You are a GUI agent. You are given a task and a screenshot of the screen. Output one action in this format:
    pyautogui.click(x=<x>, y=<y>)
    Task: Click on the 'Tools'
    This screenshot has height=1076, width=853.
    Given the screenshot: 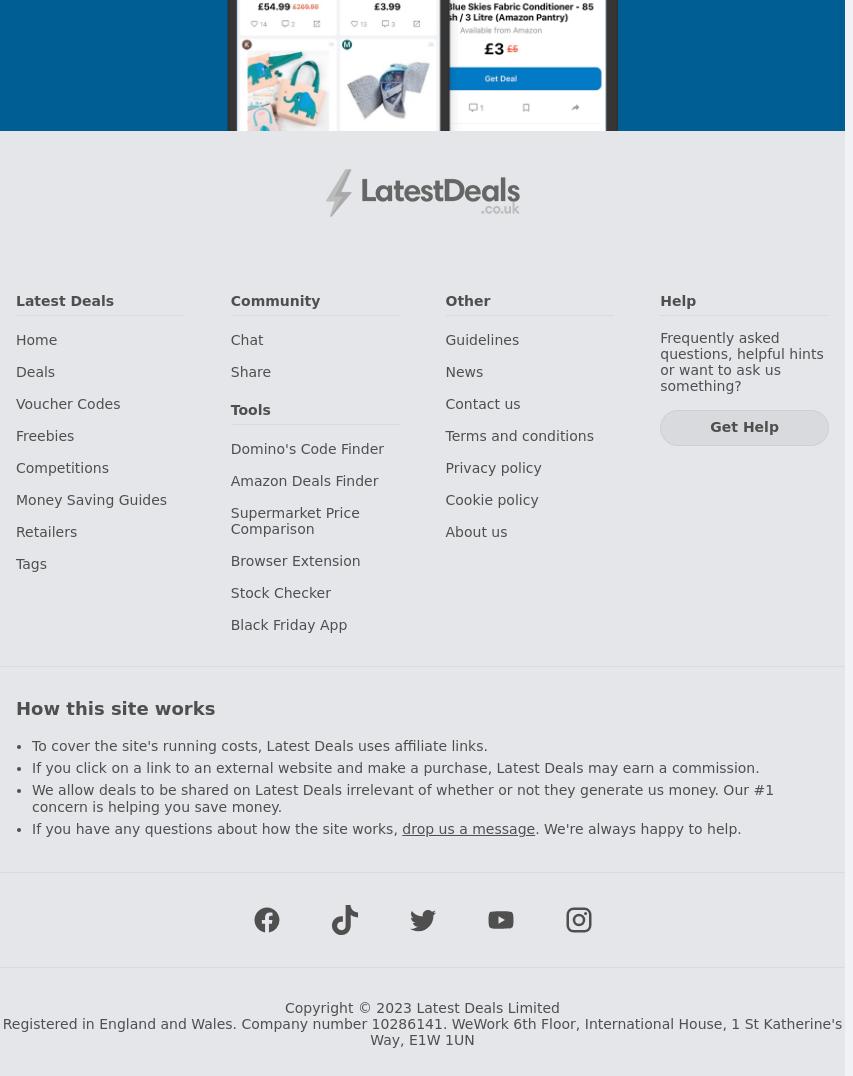 What is the action you would take?
    pyautogui.click(x=250, y=408)
    